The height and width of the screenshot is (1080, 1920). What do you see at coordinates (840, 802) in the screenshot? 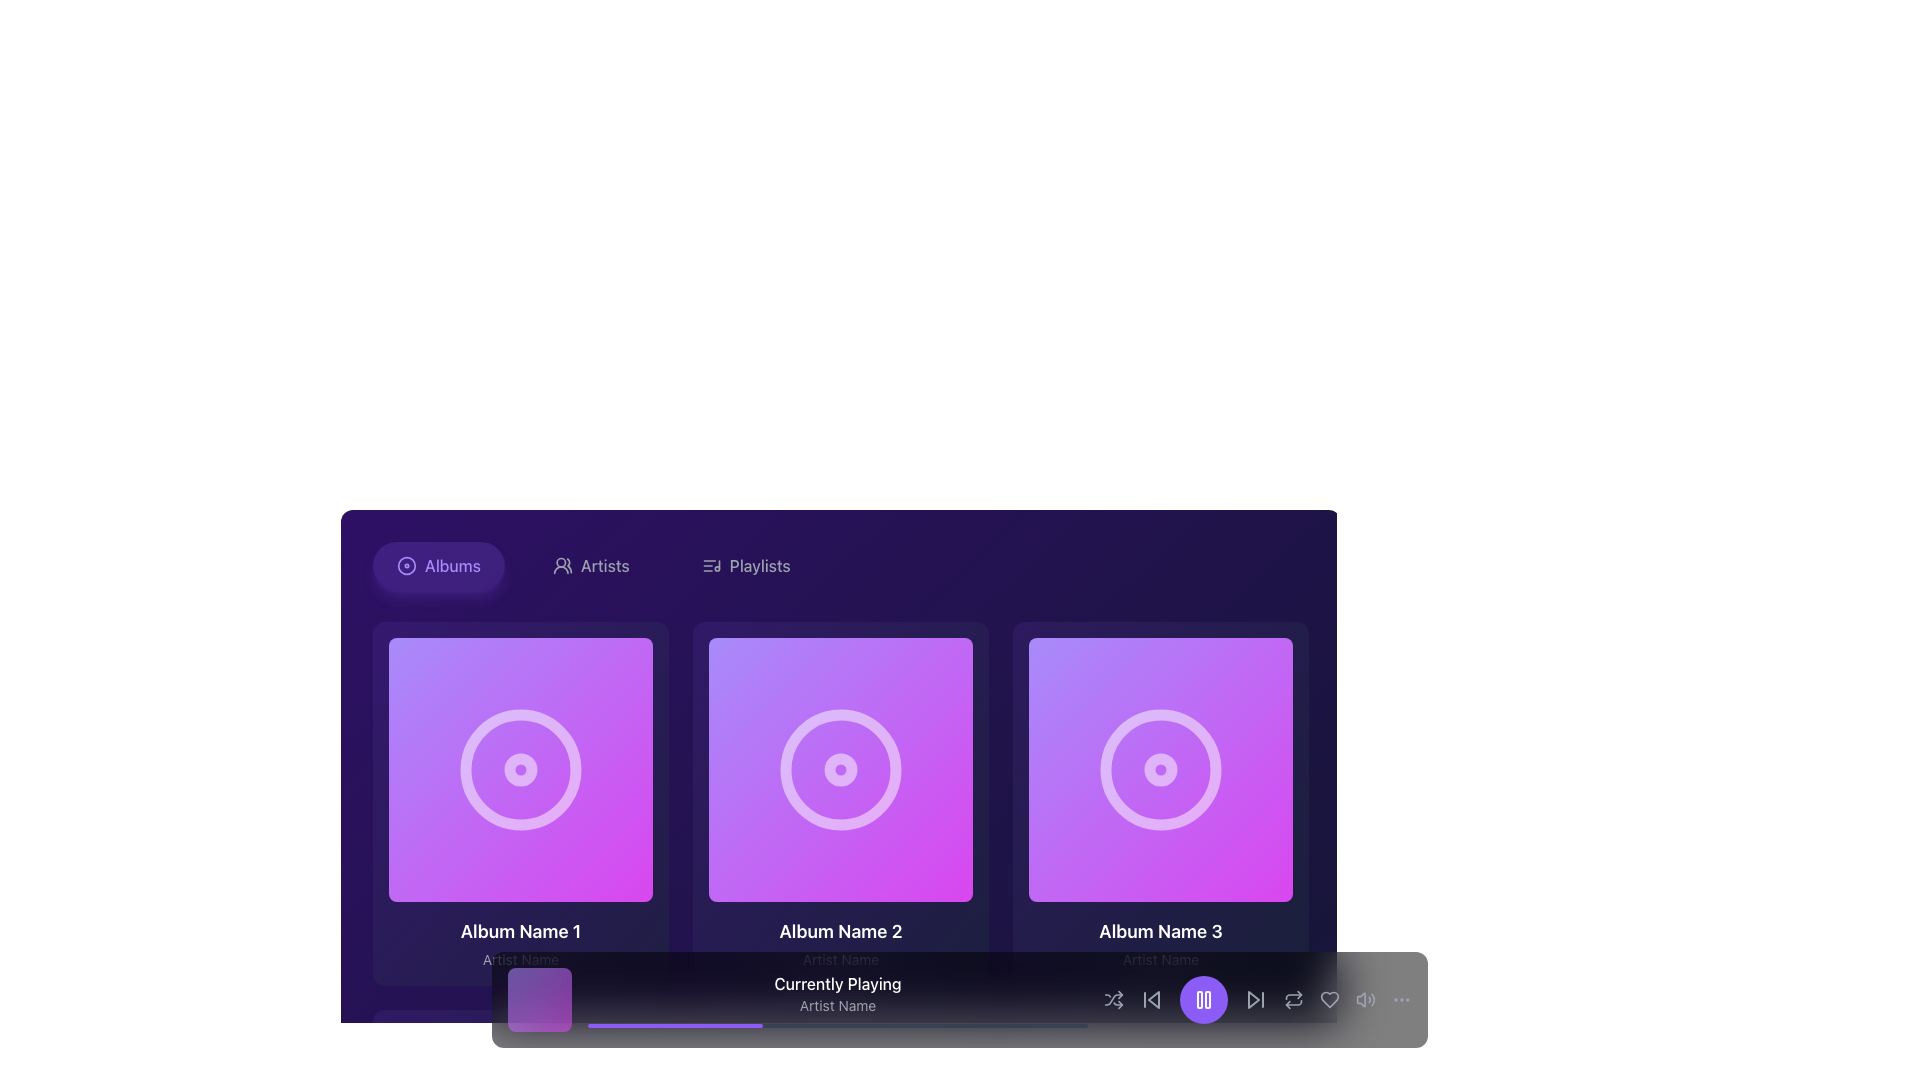
I see `the Media Card representing a music album, which is the second card` at bounding box center [840, 802].